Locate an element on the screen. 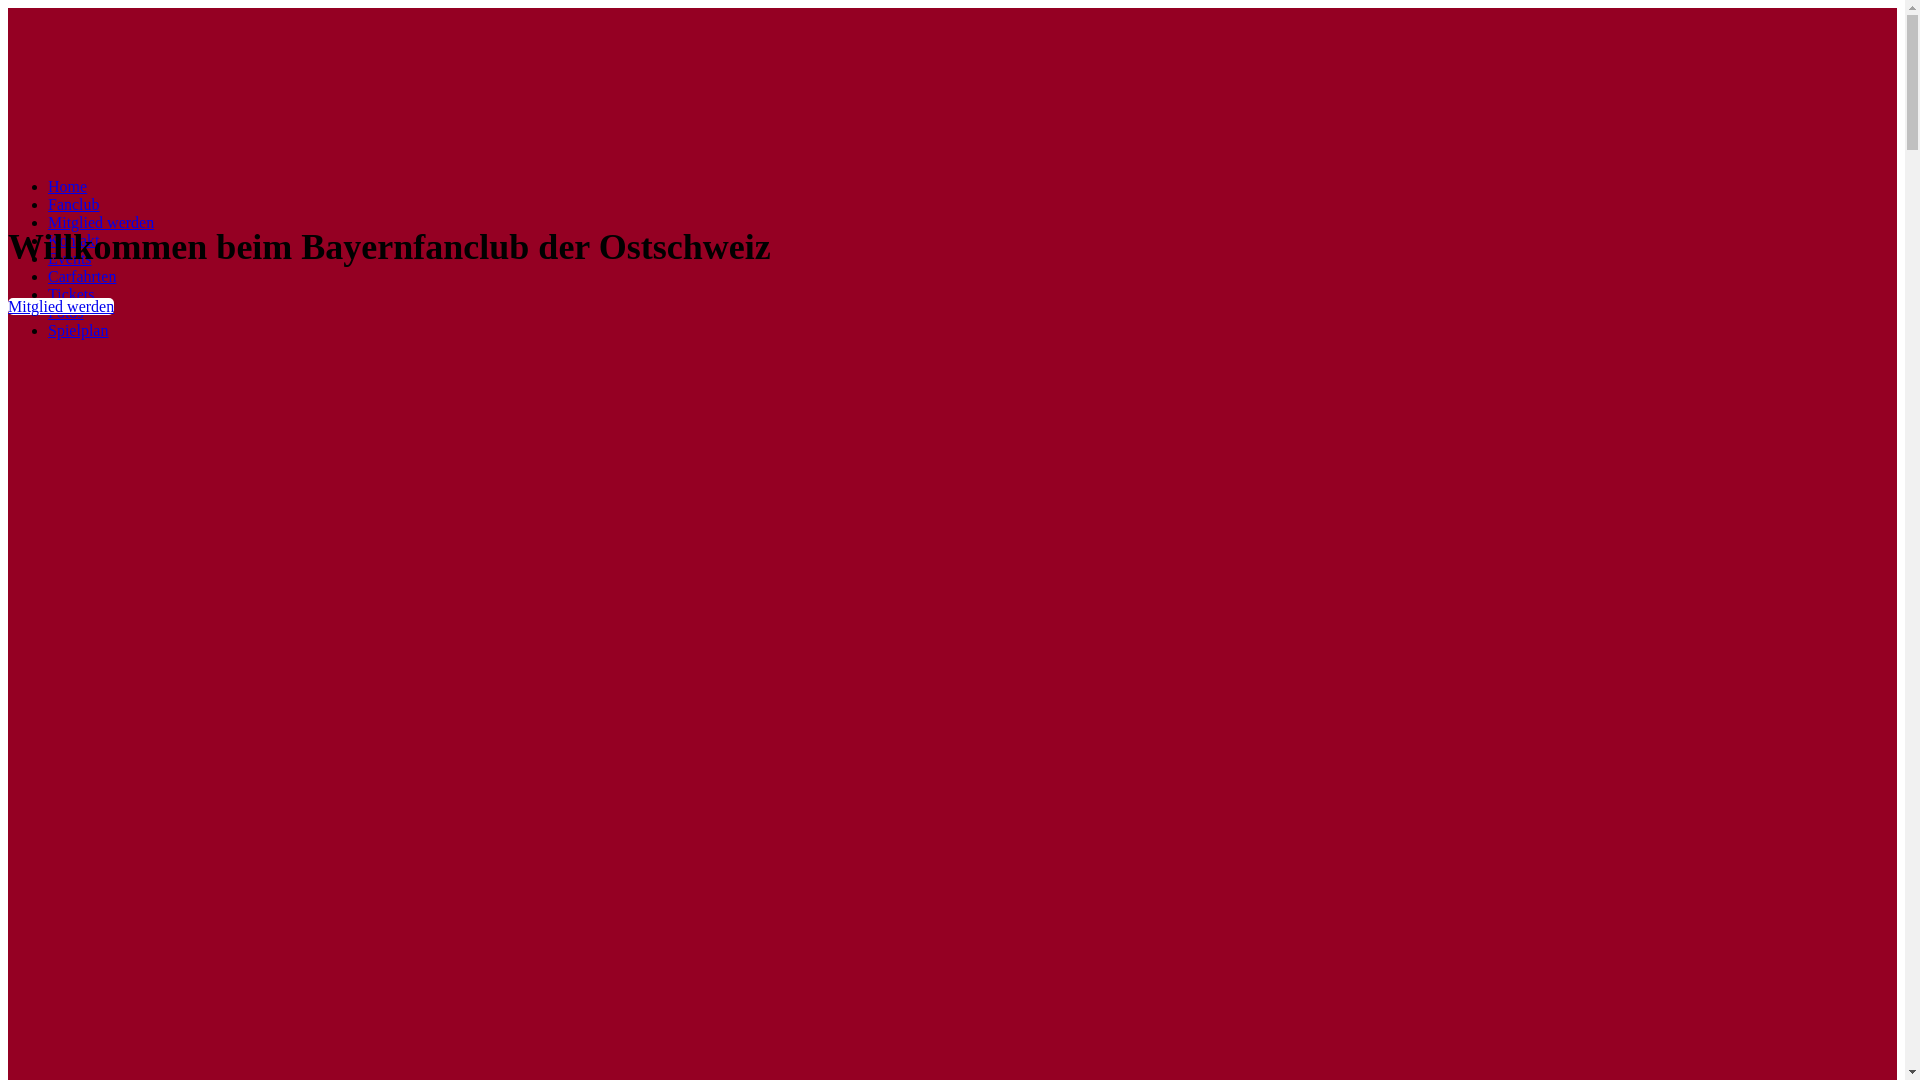 This screenshot has width=1920, height=1080. 'Events' is located at coordinates (70, 257).